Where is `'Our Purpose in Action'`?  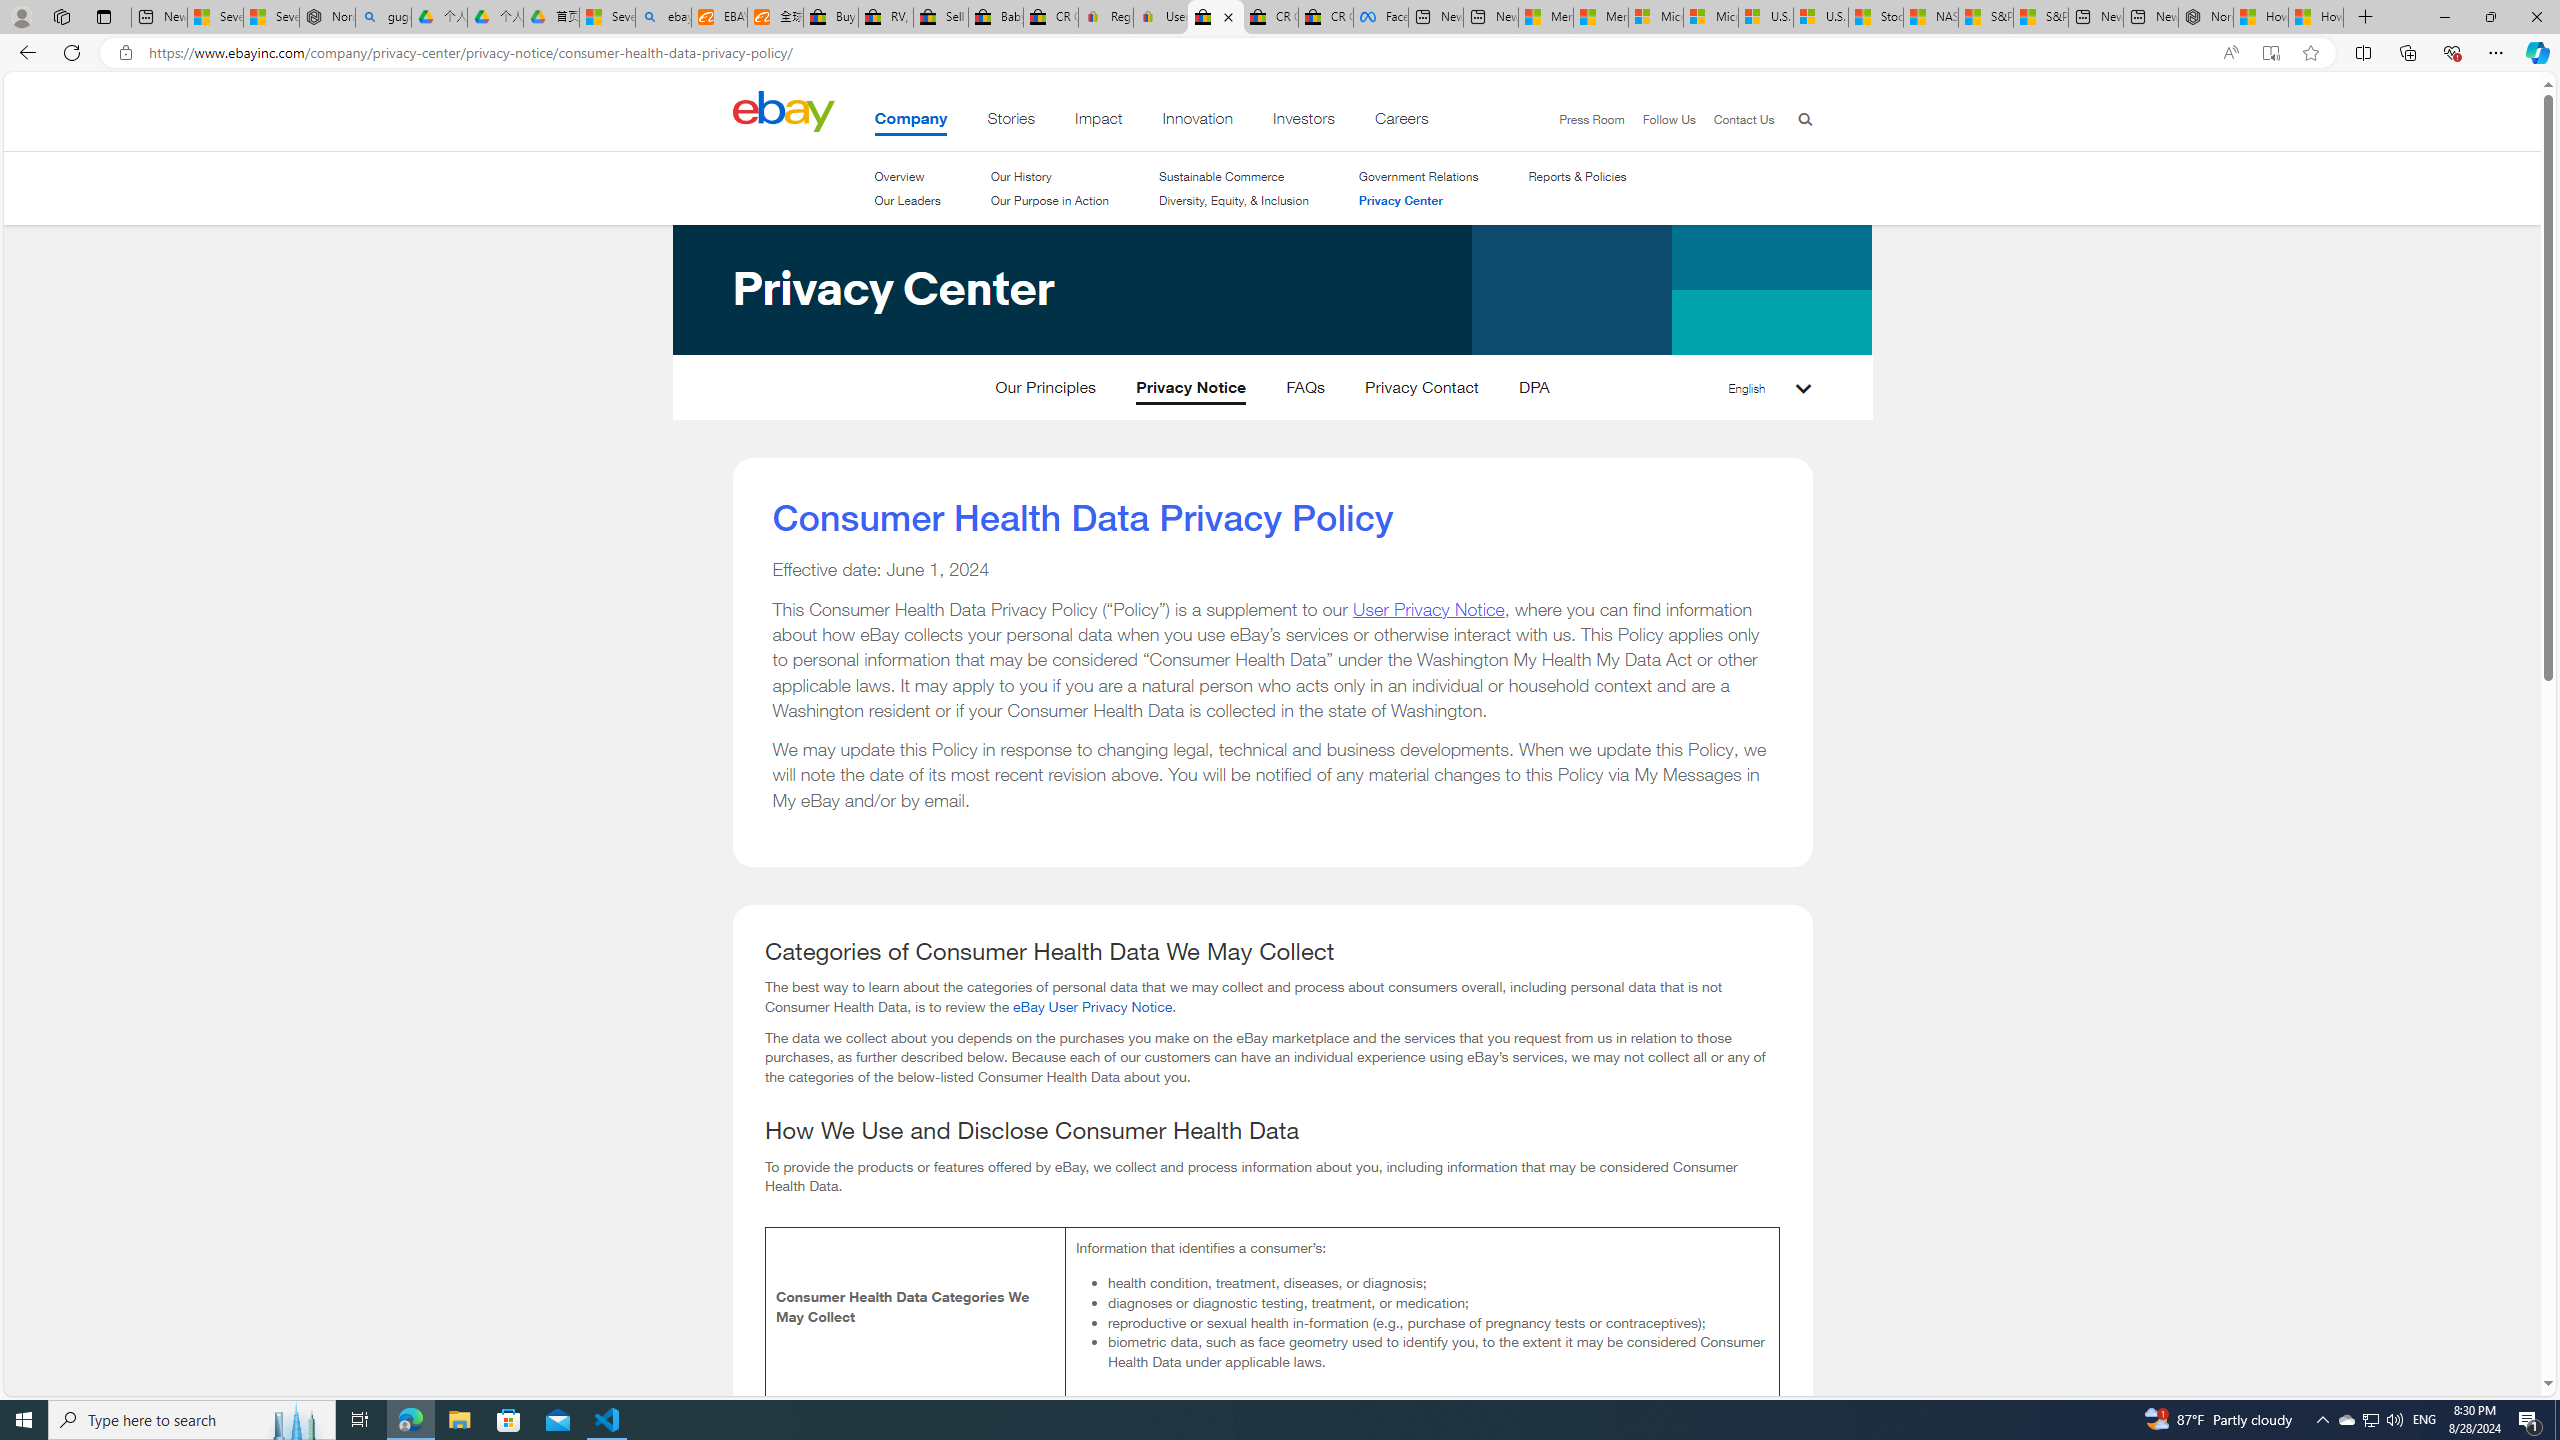 'Our Purpose in Action' is located at coordinates (1048, 199).